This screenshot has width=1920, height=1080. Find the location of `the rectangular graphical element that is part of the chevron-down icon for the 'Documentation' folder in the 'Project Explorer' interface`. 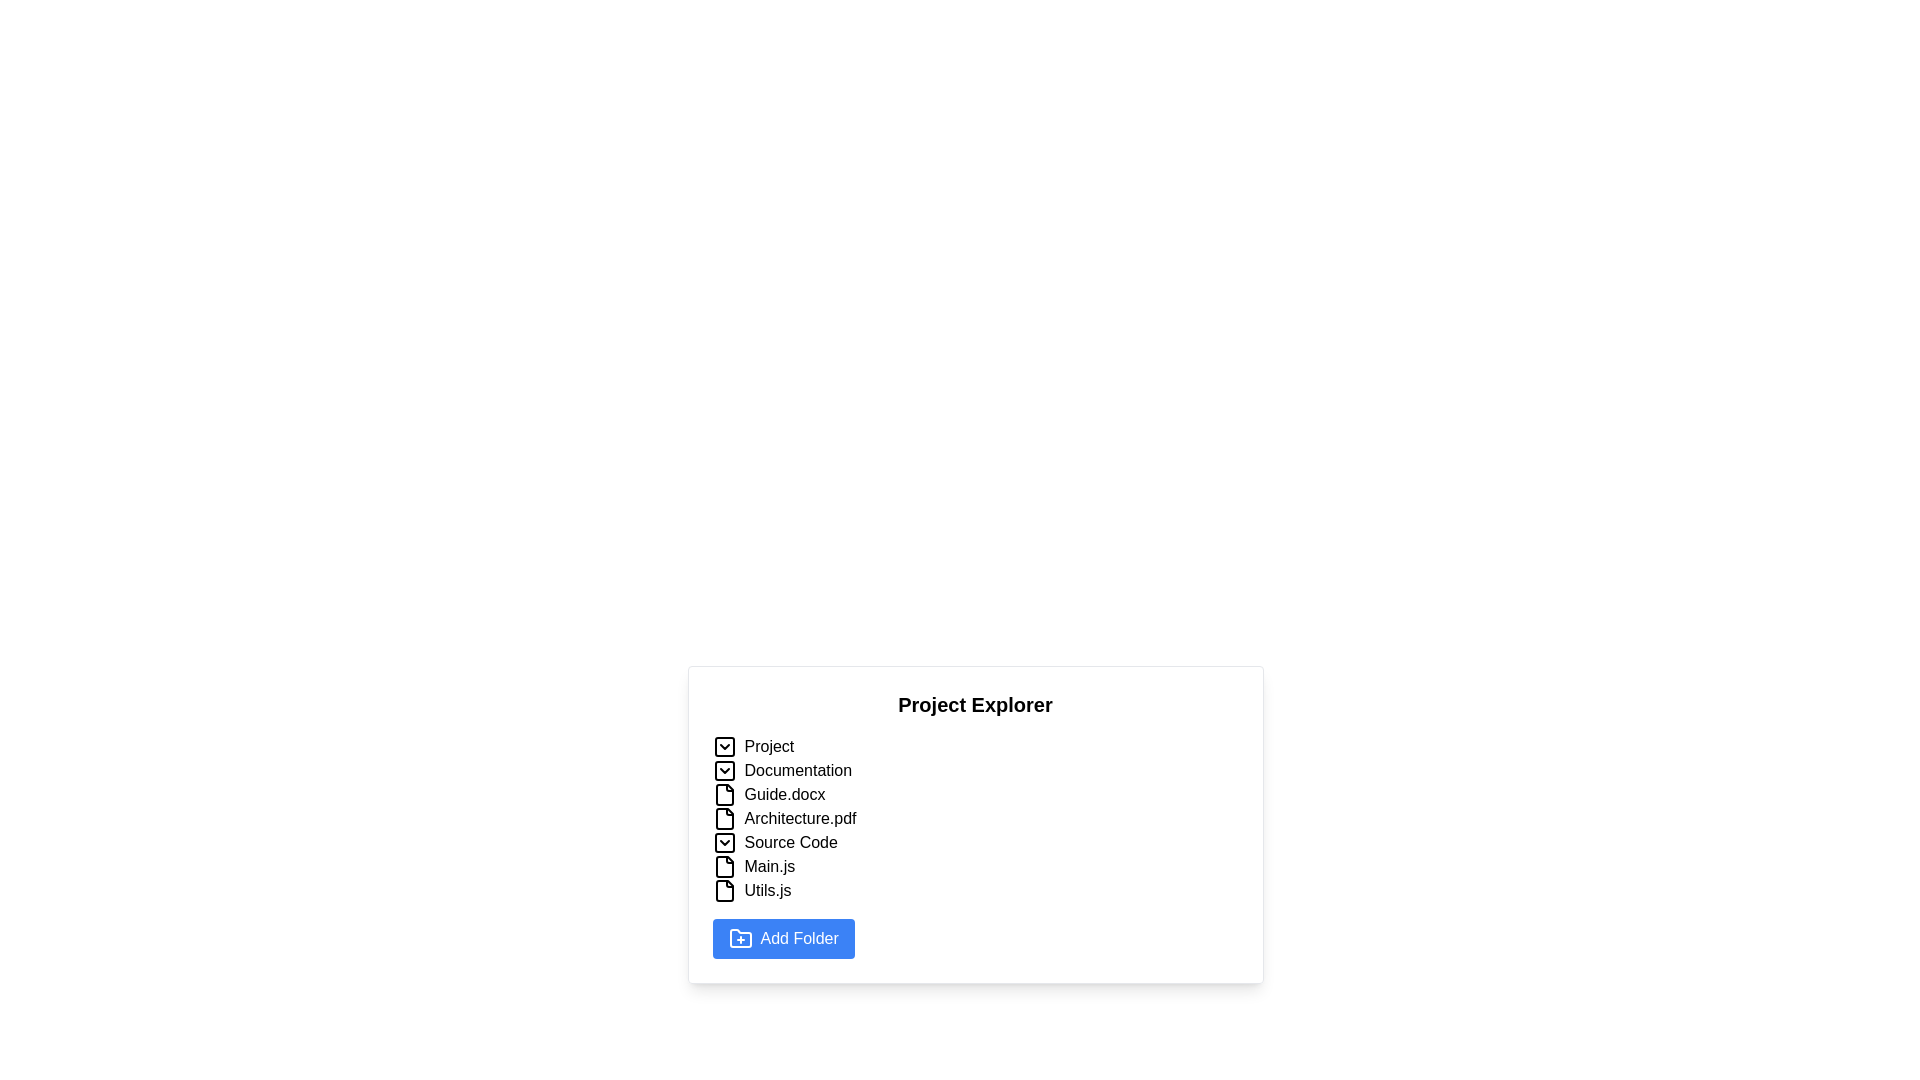

the rectangular graphical element that is part of the chevron-down icon for the 'Documentation' folder in the 'Project Explorer' interface is located at coordinates (723, 770).